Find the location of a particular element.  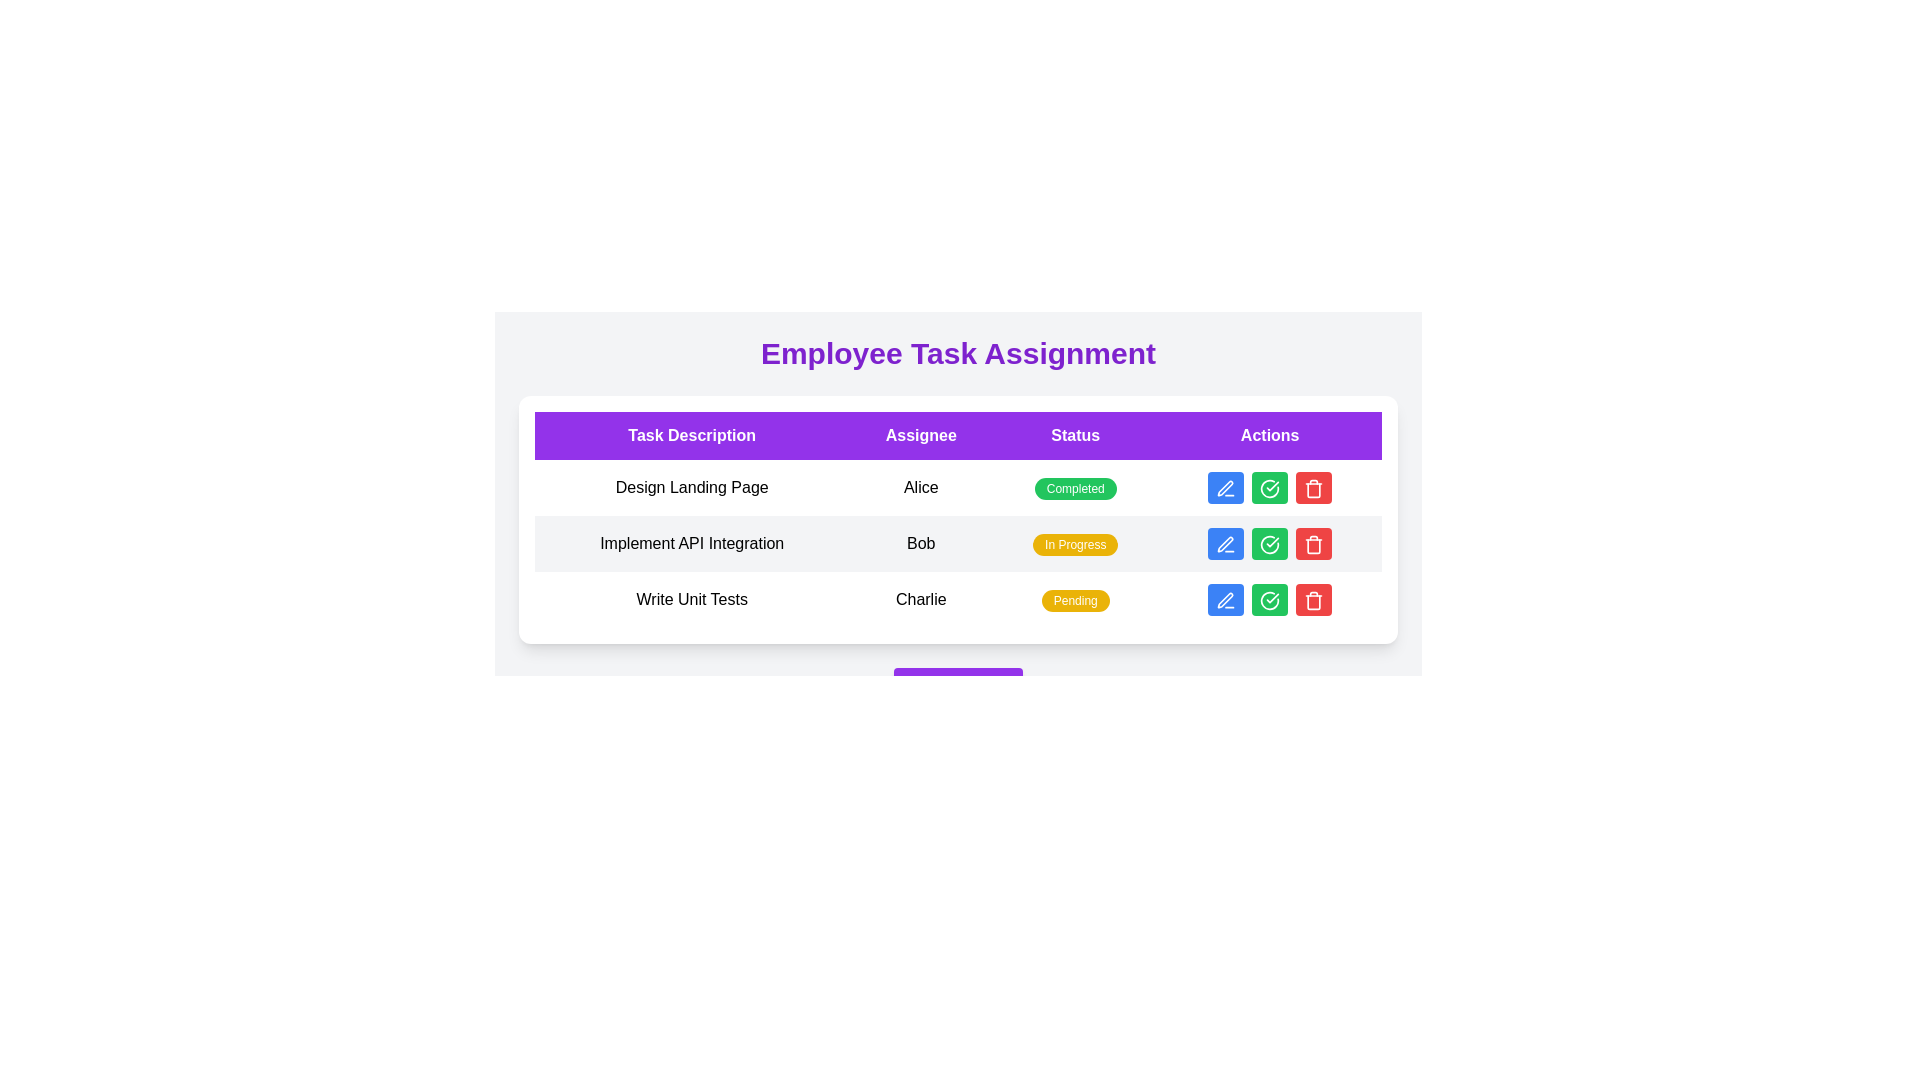

the green button with a checkmark icon located in the 'Actions' column of the last row in the task table is located at coordinates (1269, 599).